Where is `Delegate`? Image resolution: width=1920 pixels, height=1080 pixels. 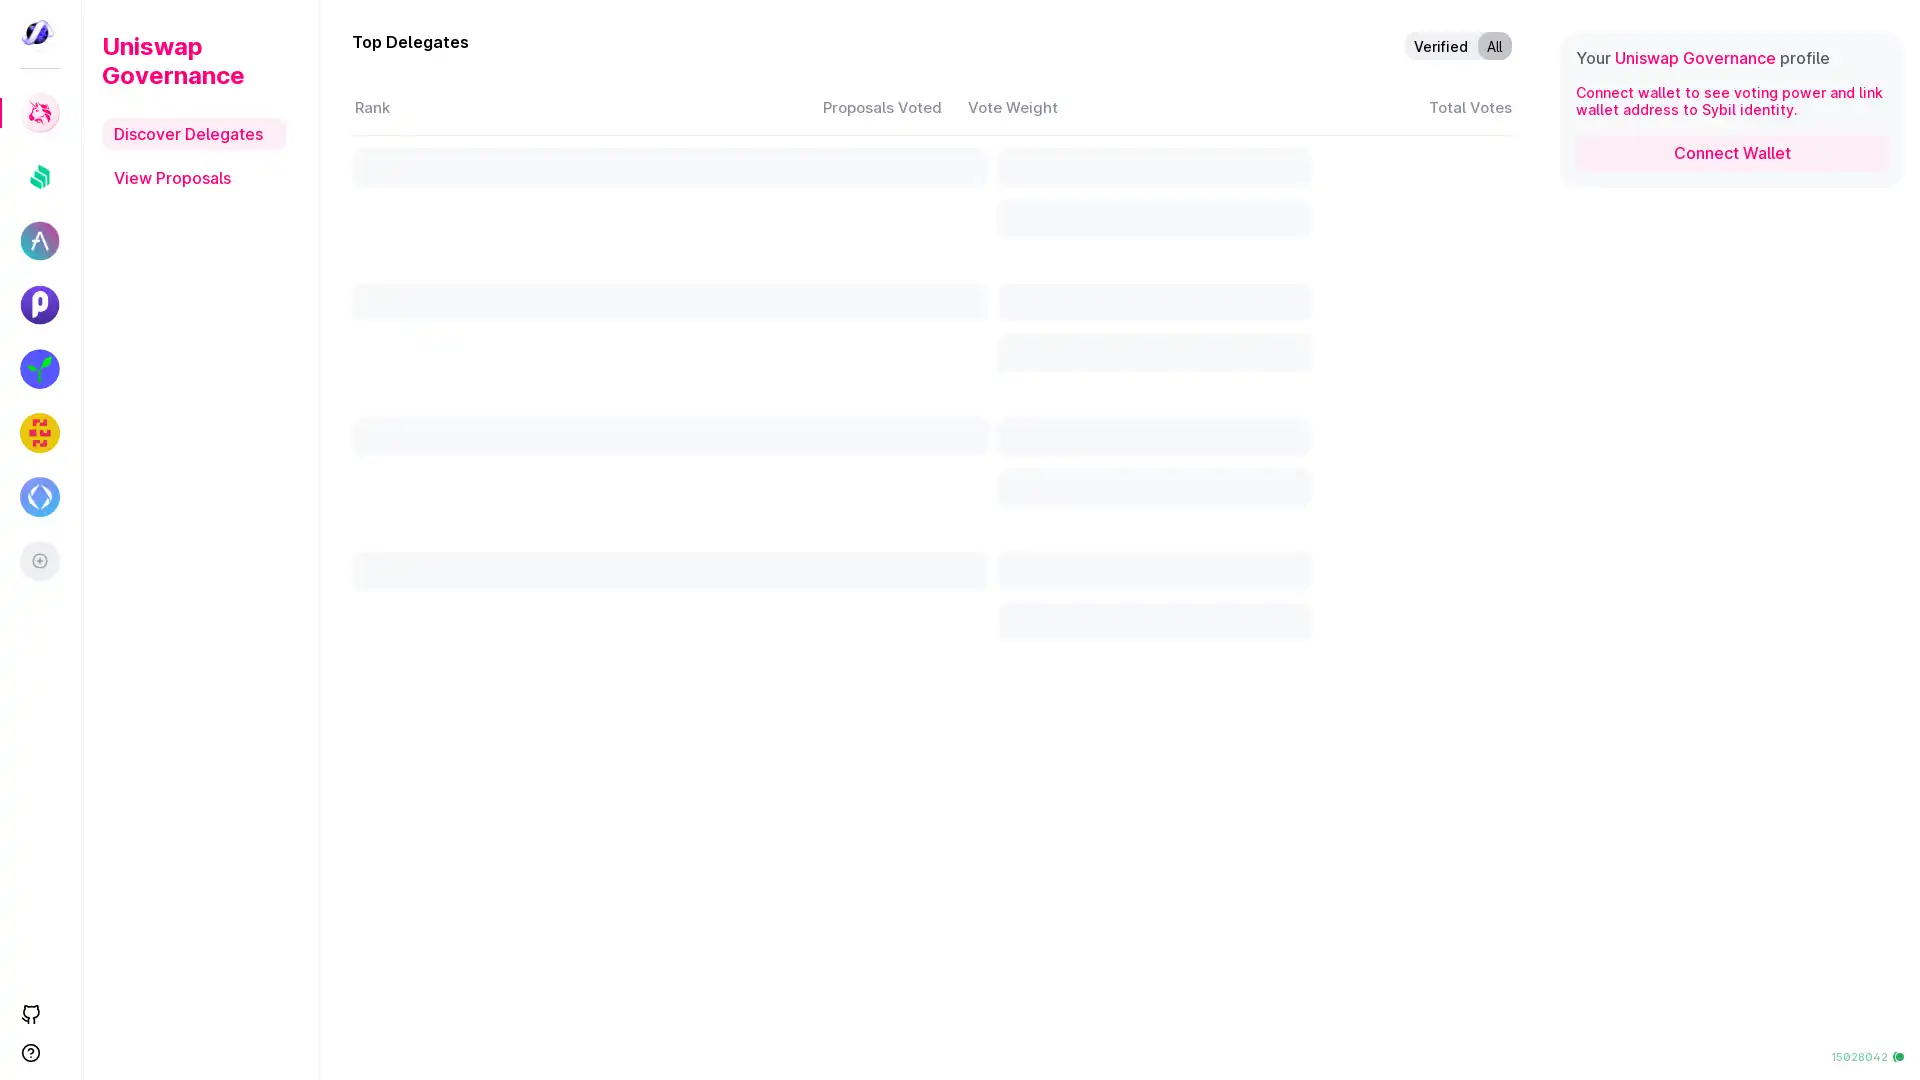 Delegate is located at coordinates (1326, 745).